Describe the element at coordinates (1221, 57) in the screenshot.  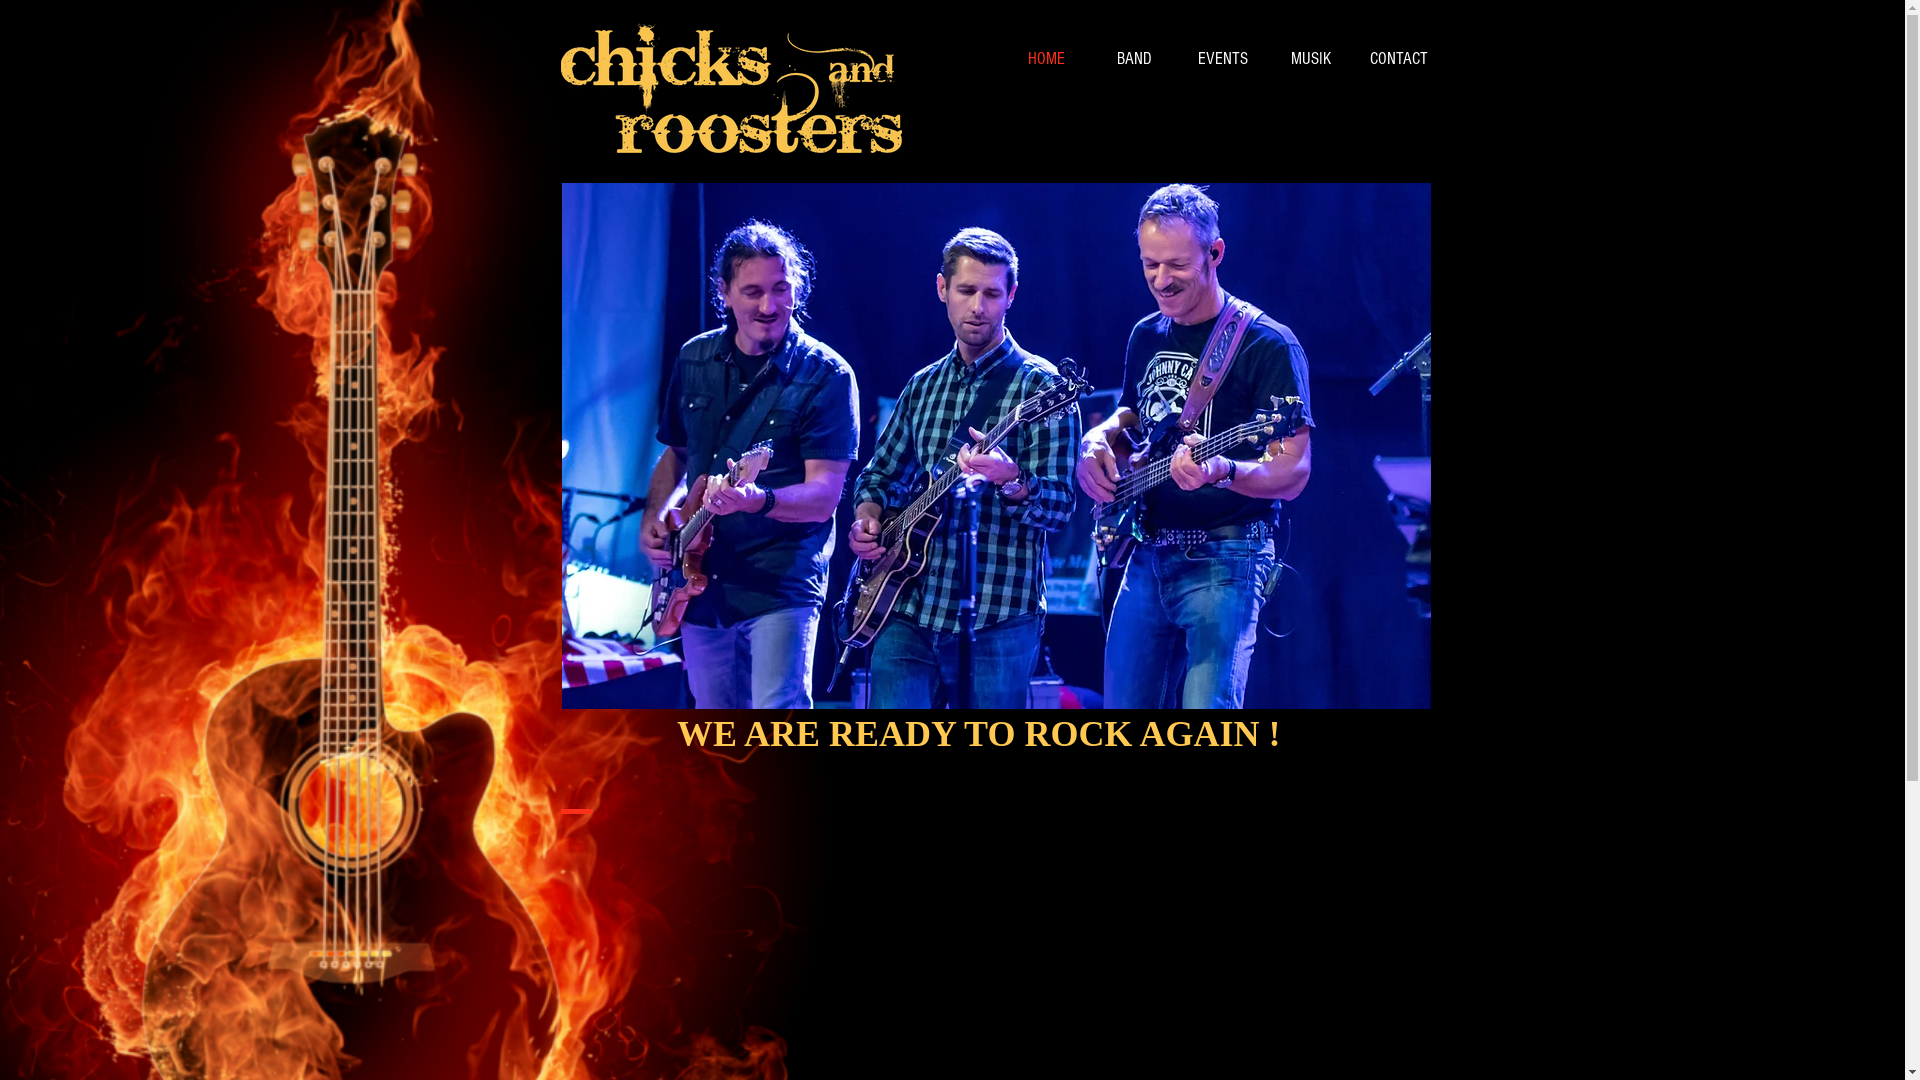
I see `'EVENTS'` at that location.